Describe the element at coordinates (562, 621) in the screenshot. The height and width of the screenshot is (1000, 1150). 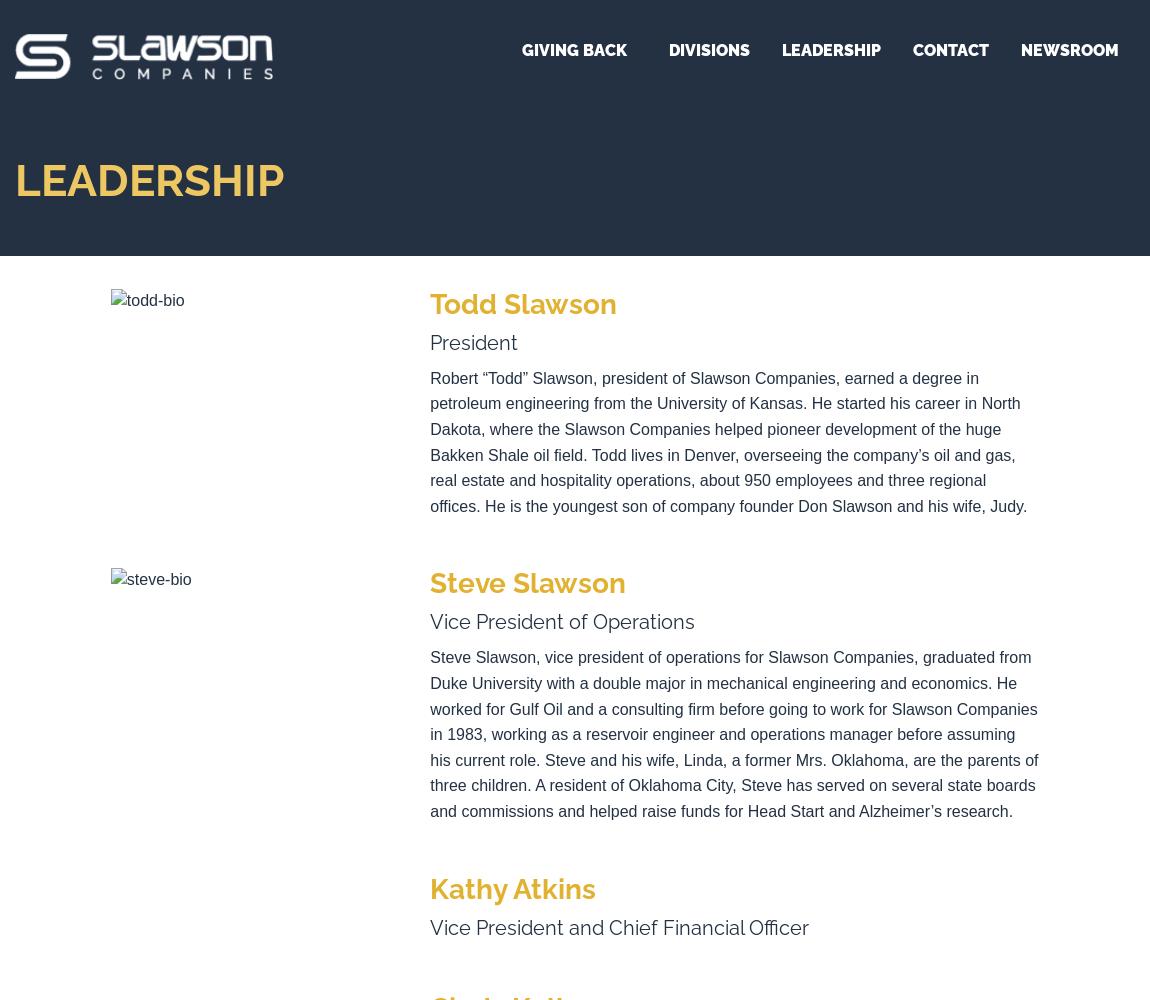
I see `'Vice President of Operations'` at that location.